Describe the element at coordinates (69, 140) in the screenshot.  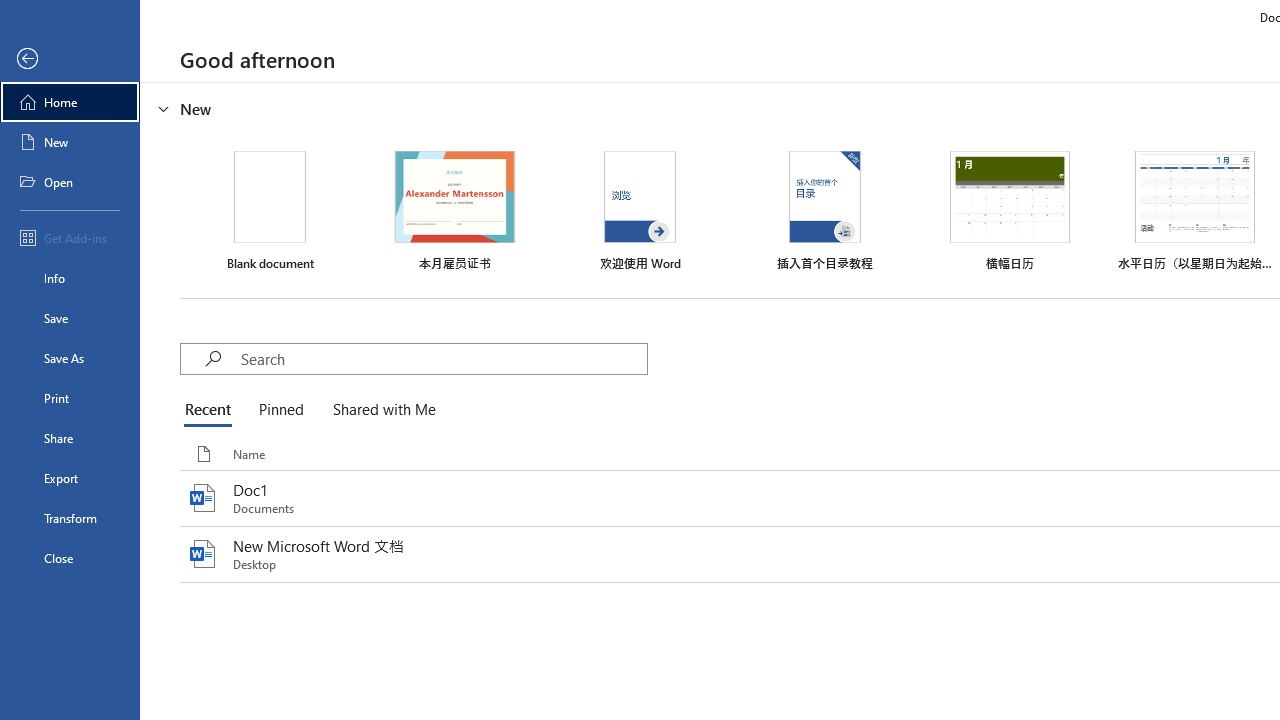
I see `'New'` at that location.